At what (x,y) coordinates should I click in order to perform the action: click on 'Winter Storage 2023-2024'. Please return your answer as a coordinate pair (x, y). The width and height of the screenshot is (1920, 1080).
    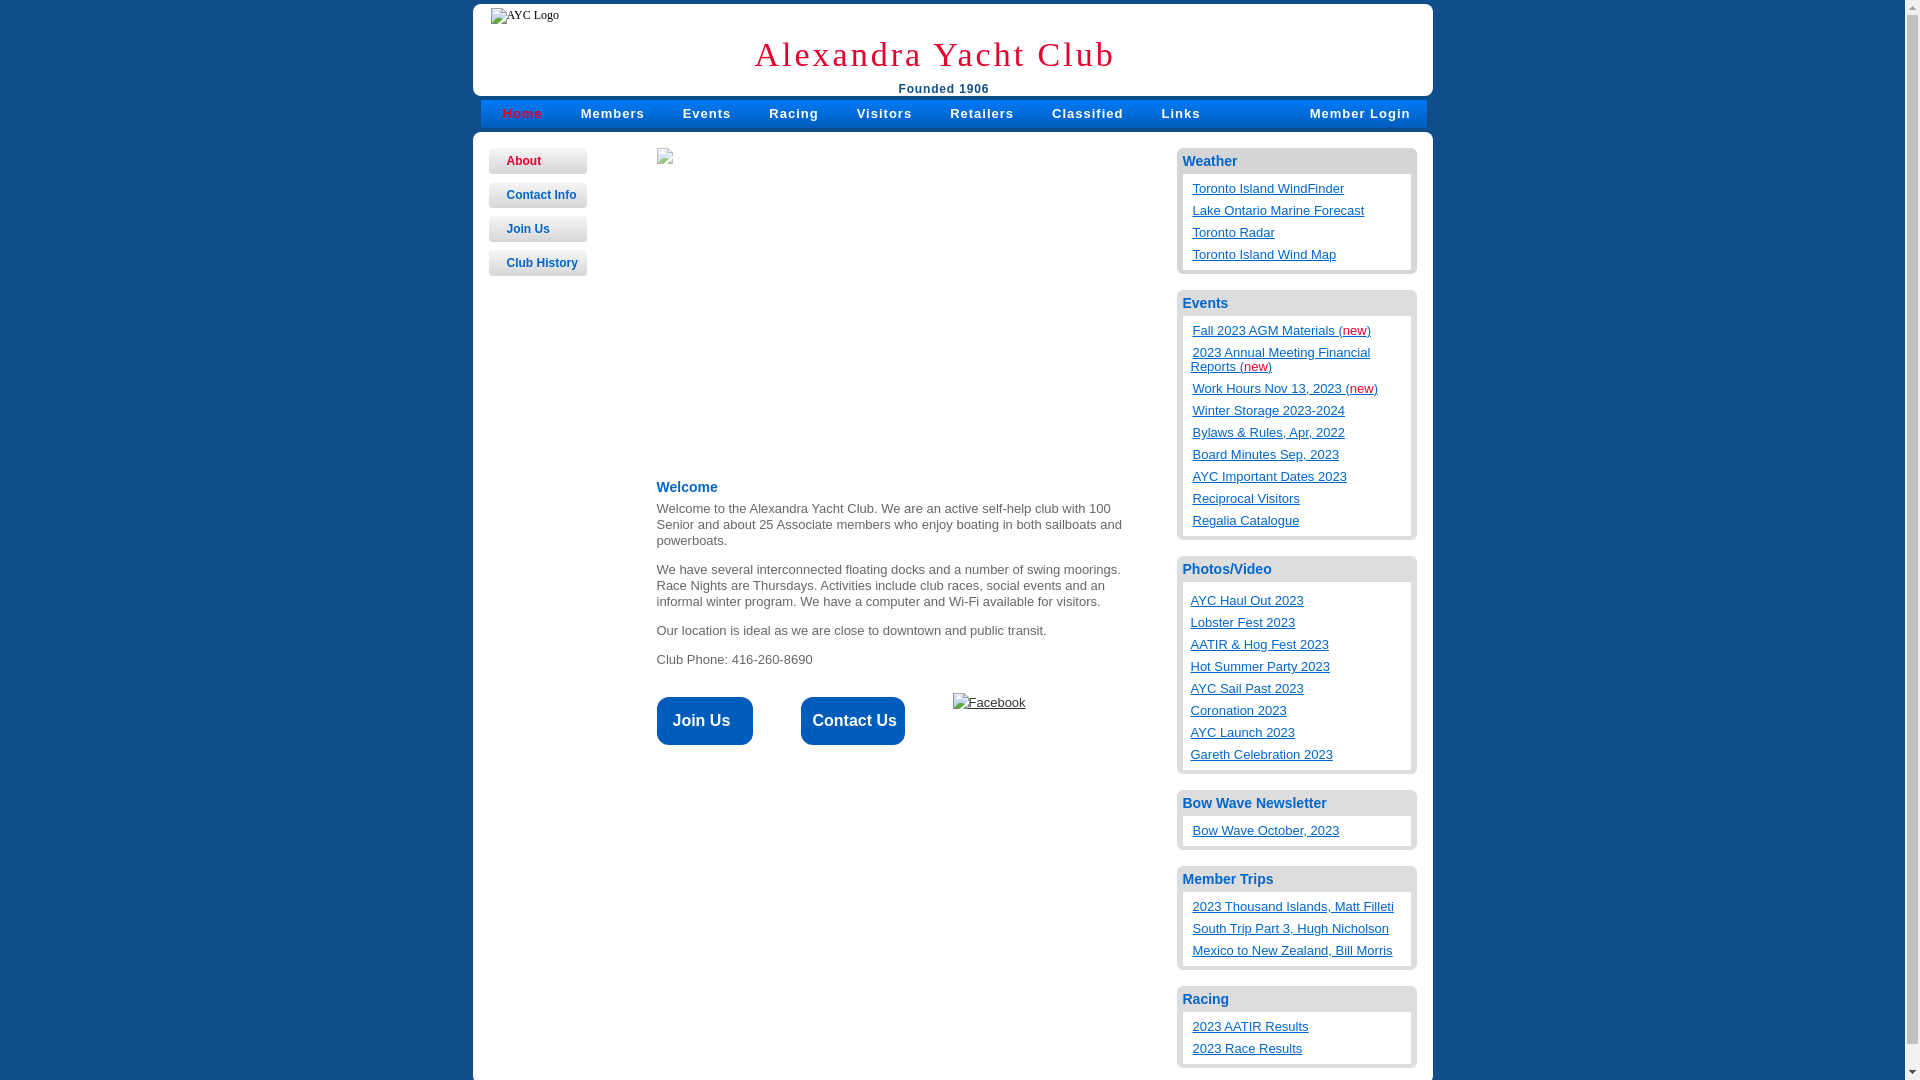
    Looking at the image, I should click on (1300, 406).